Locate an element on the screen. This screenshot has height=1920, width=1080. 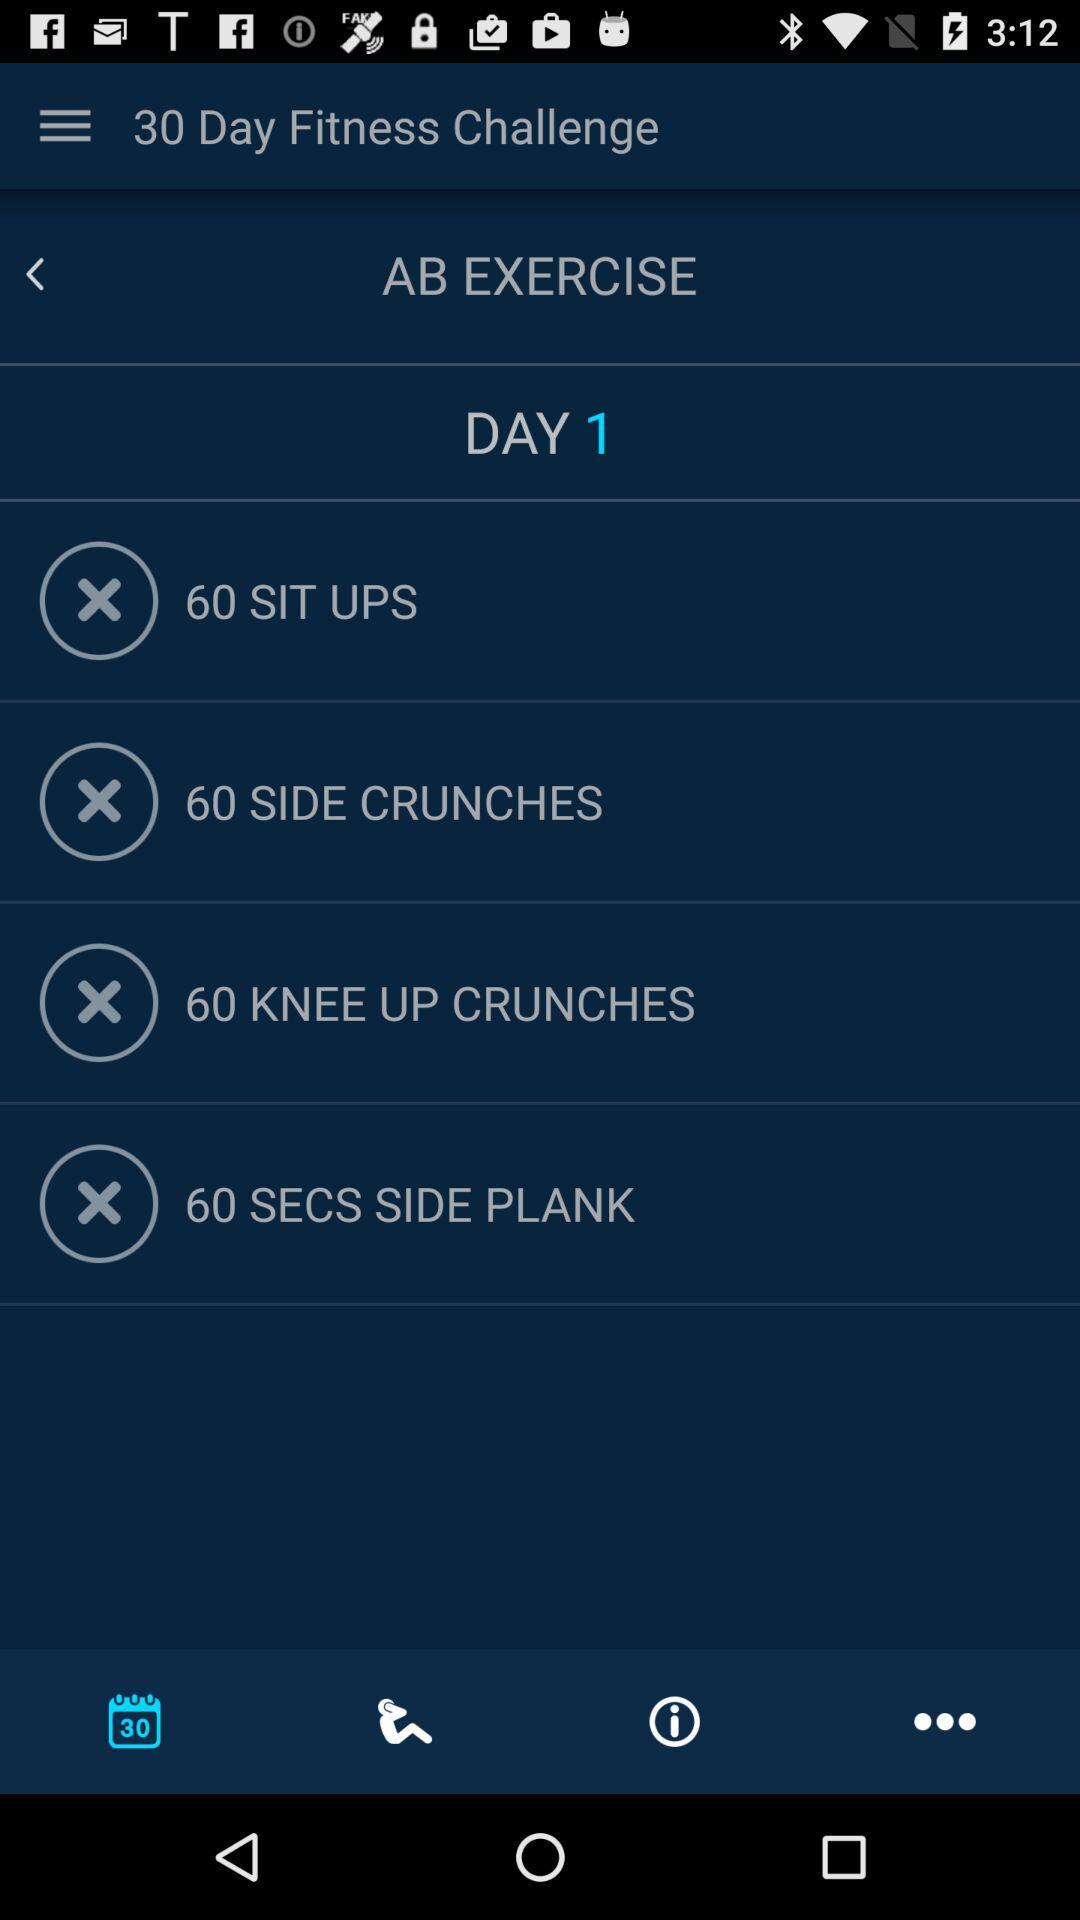
get rid of this option is located at coordinates (99, 599).